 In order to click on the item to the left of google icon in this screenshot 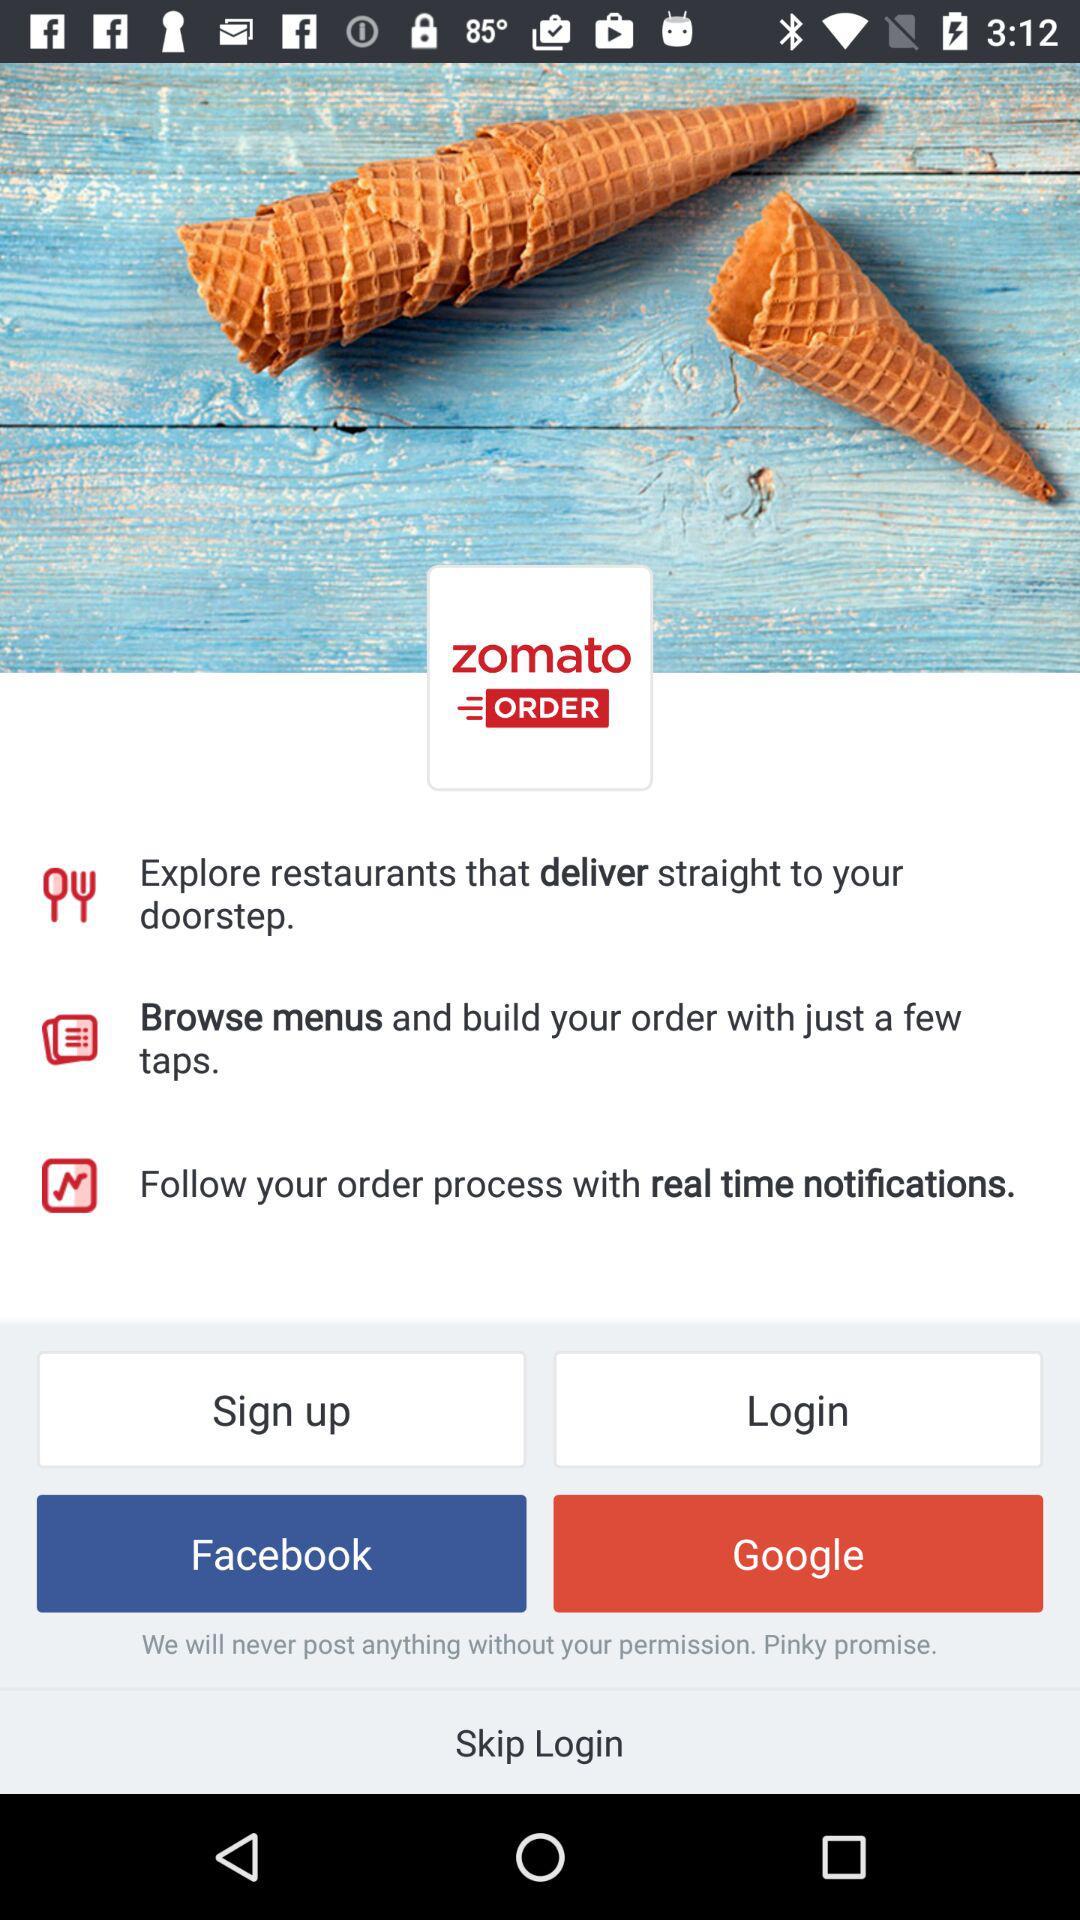, I will do `click(281, 1552)`.